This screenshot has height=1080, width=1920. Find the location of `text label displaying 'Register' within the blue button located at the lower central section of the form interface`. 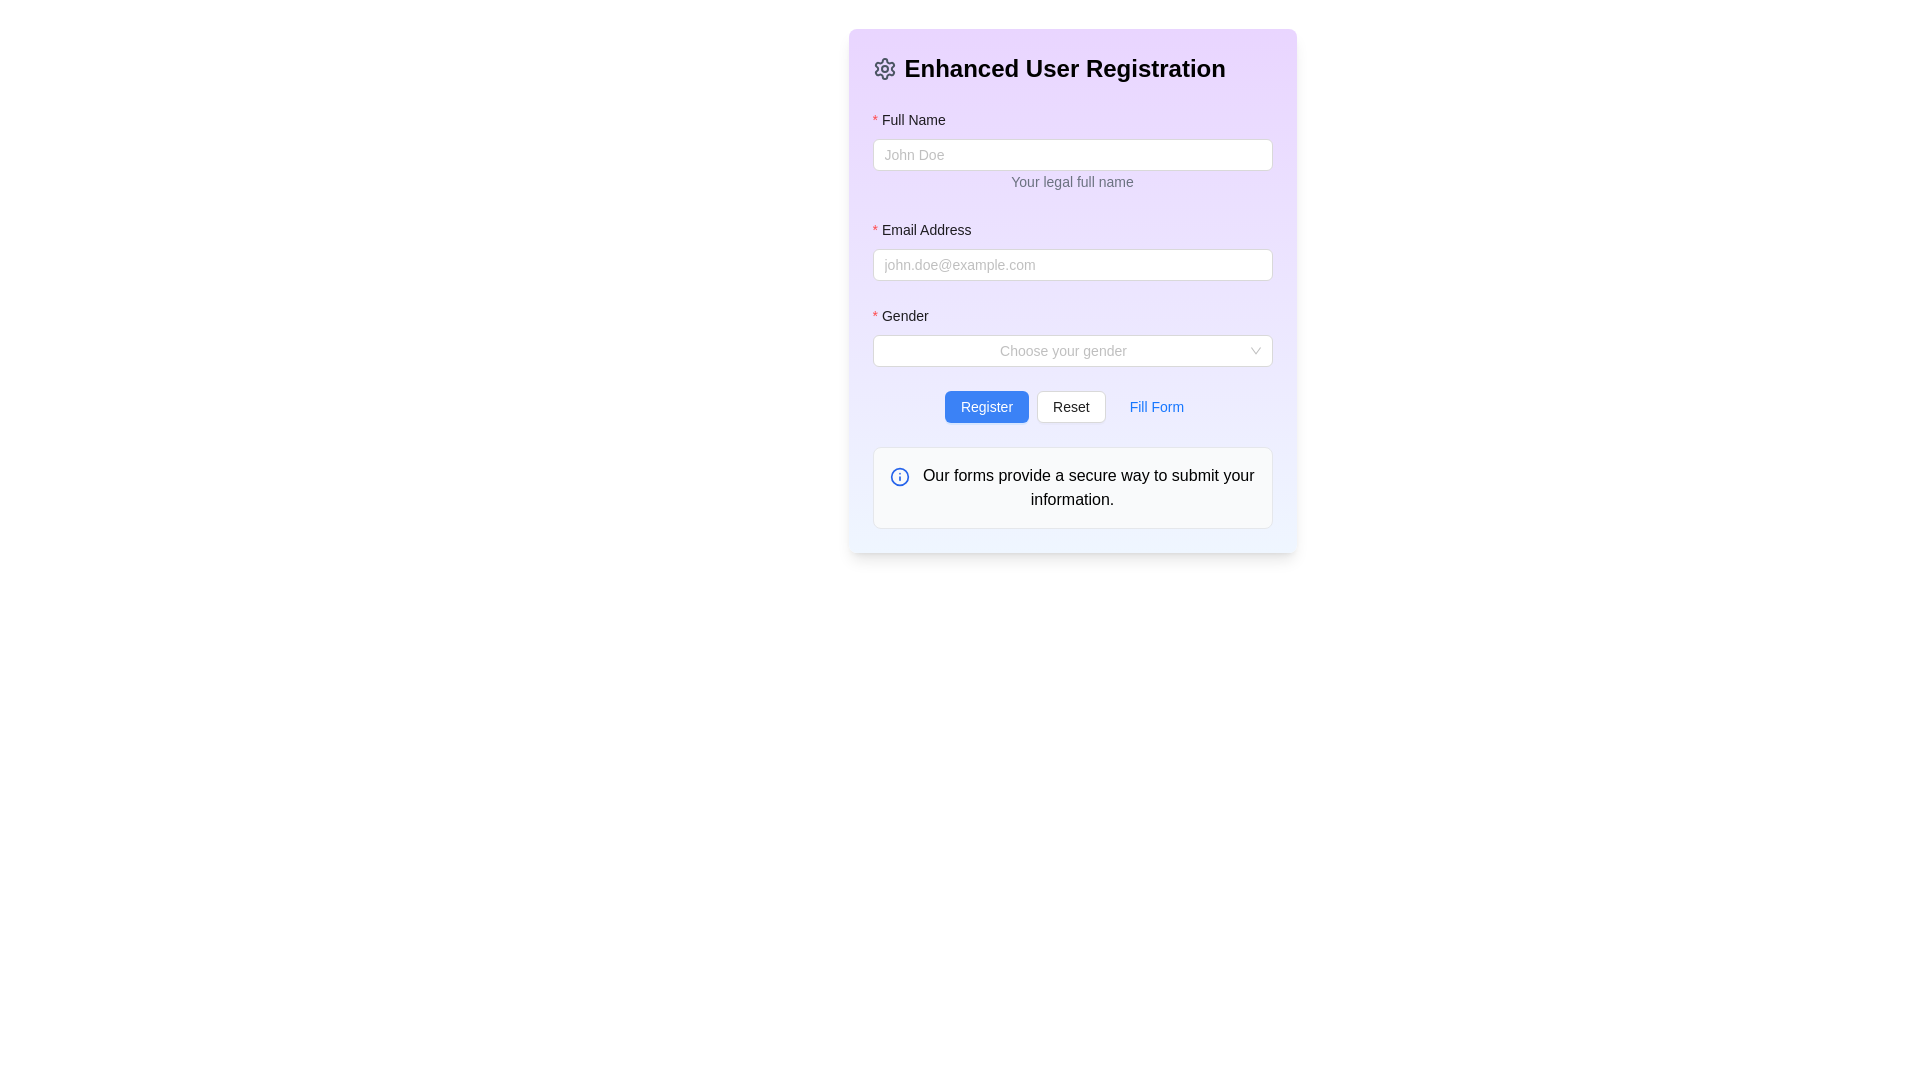

text label displaying 'Register' within the blue button located at the lower central section of the form interface is located at coordinates (987, 406).